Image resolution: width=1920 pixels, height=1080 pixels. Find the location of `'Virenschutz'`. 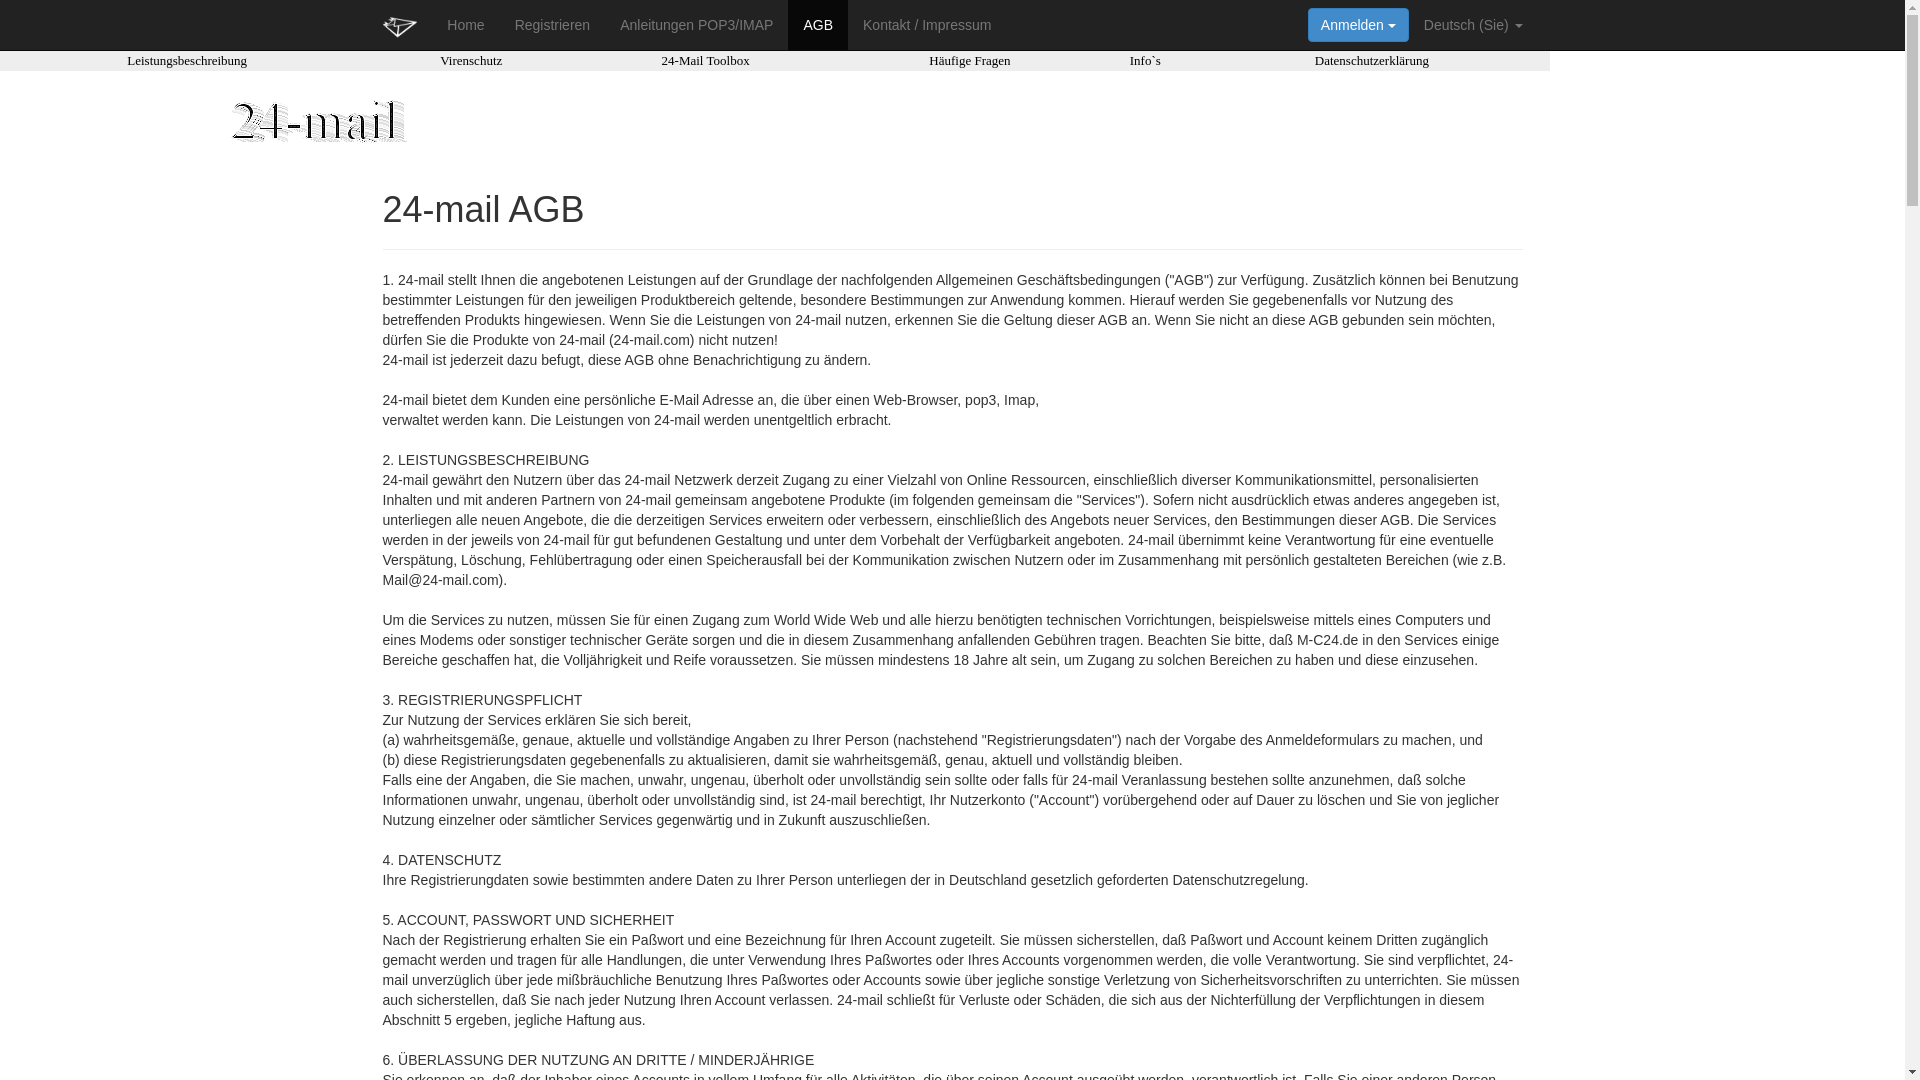

'Virenschutz' is located at coordinates (439, 59).